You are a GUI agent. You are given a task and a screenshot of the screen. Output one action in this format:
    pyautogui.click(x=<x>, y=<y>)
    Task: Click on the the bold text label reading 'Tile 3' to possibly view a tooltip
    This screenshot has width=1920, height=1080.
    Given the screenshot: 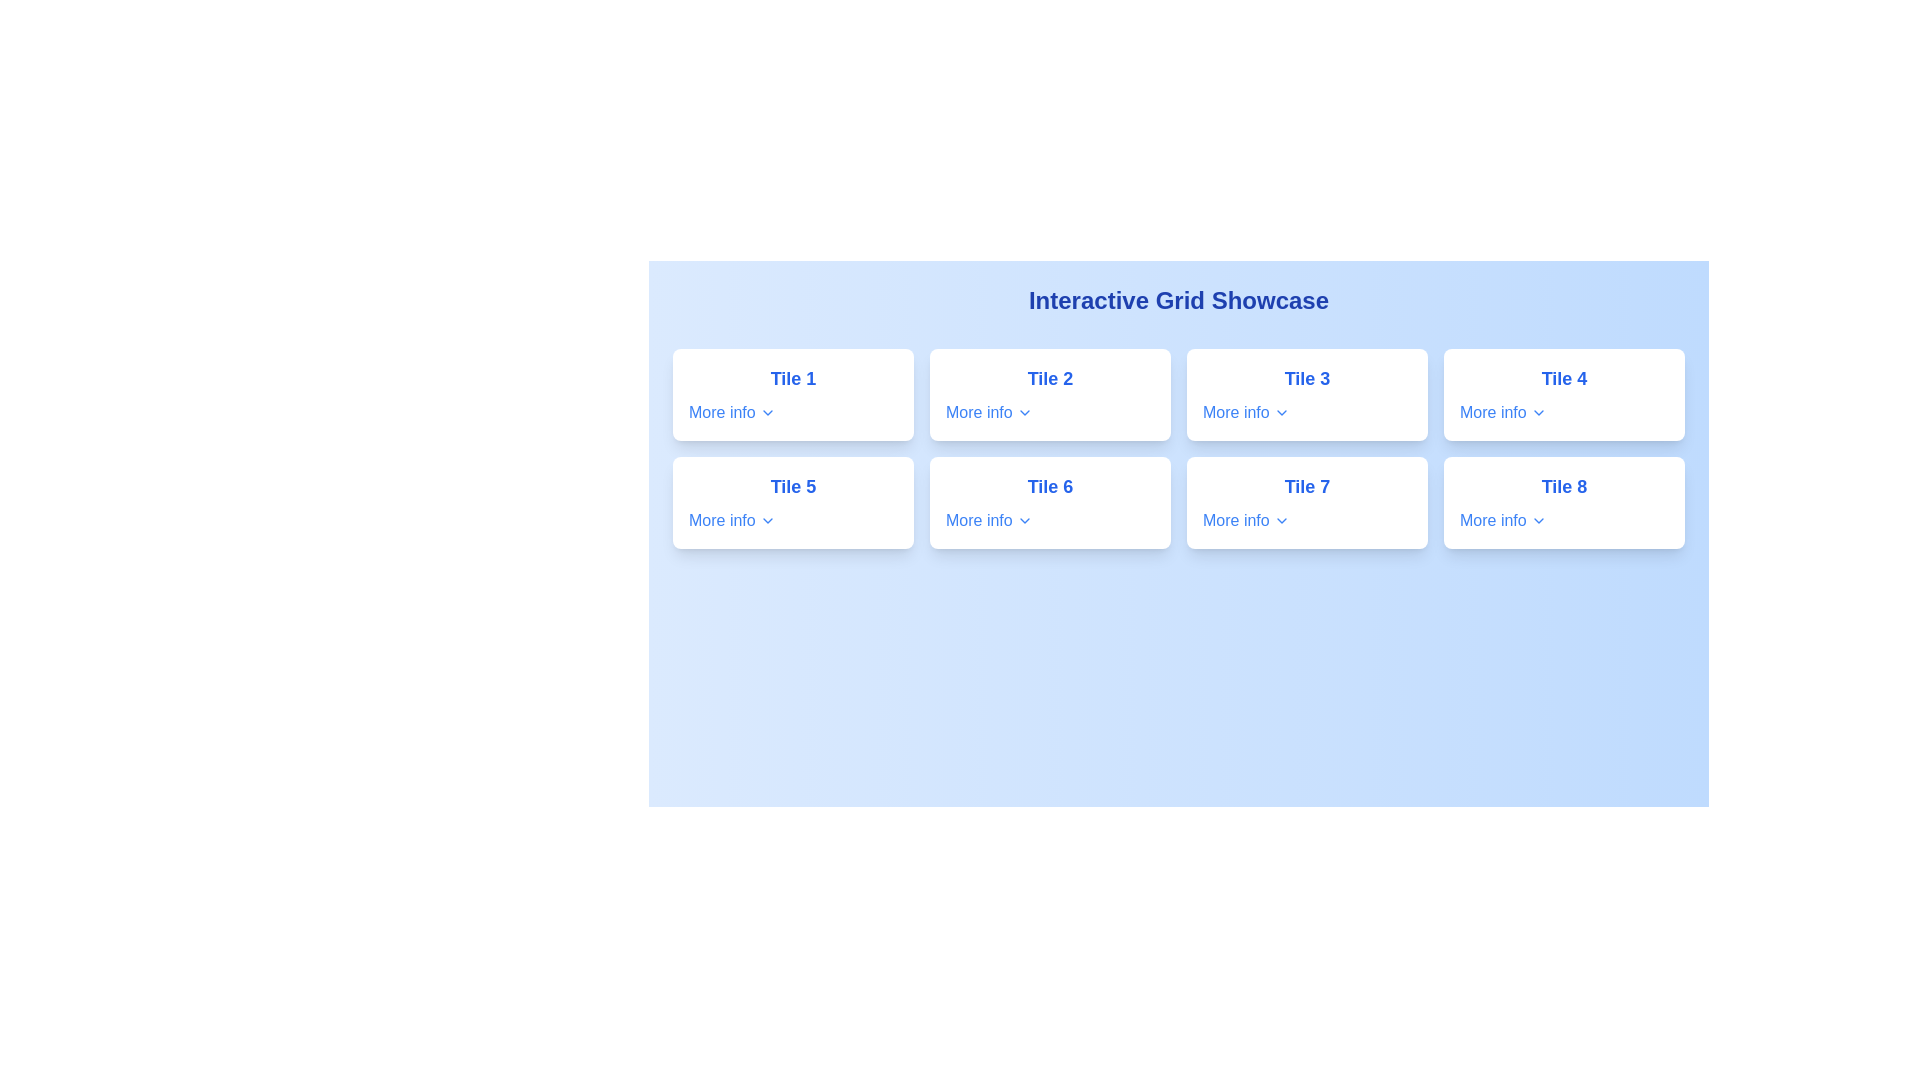 What is the action you would take?
    pyautogui.click(x=1307, y=378)
    